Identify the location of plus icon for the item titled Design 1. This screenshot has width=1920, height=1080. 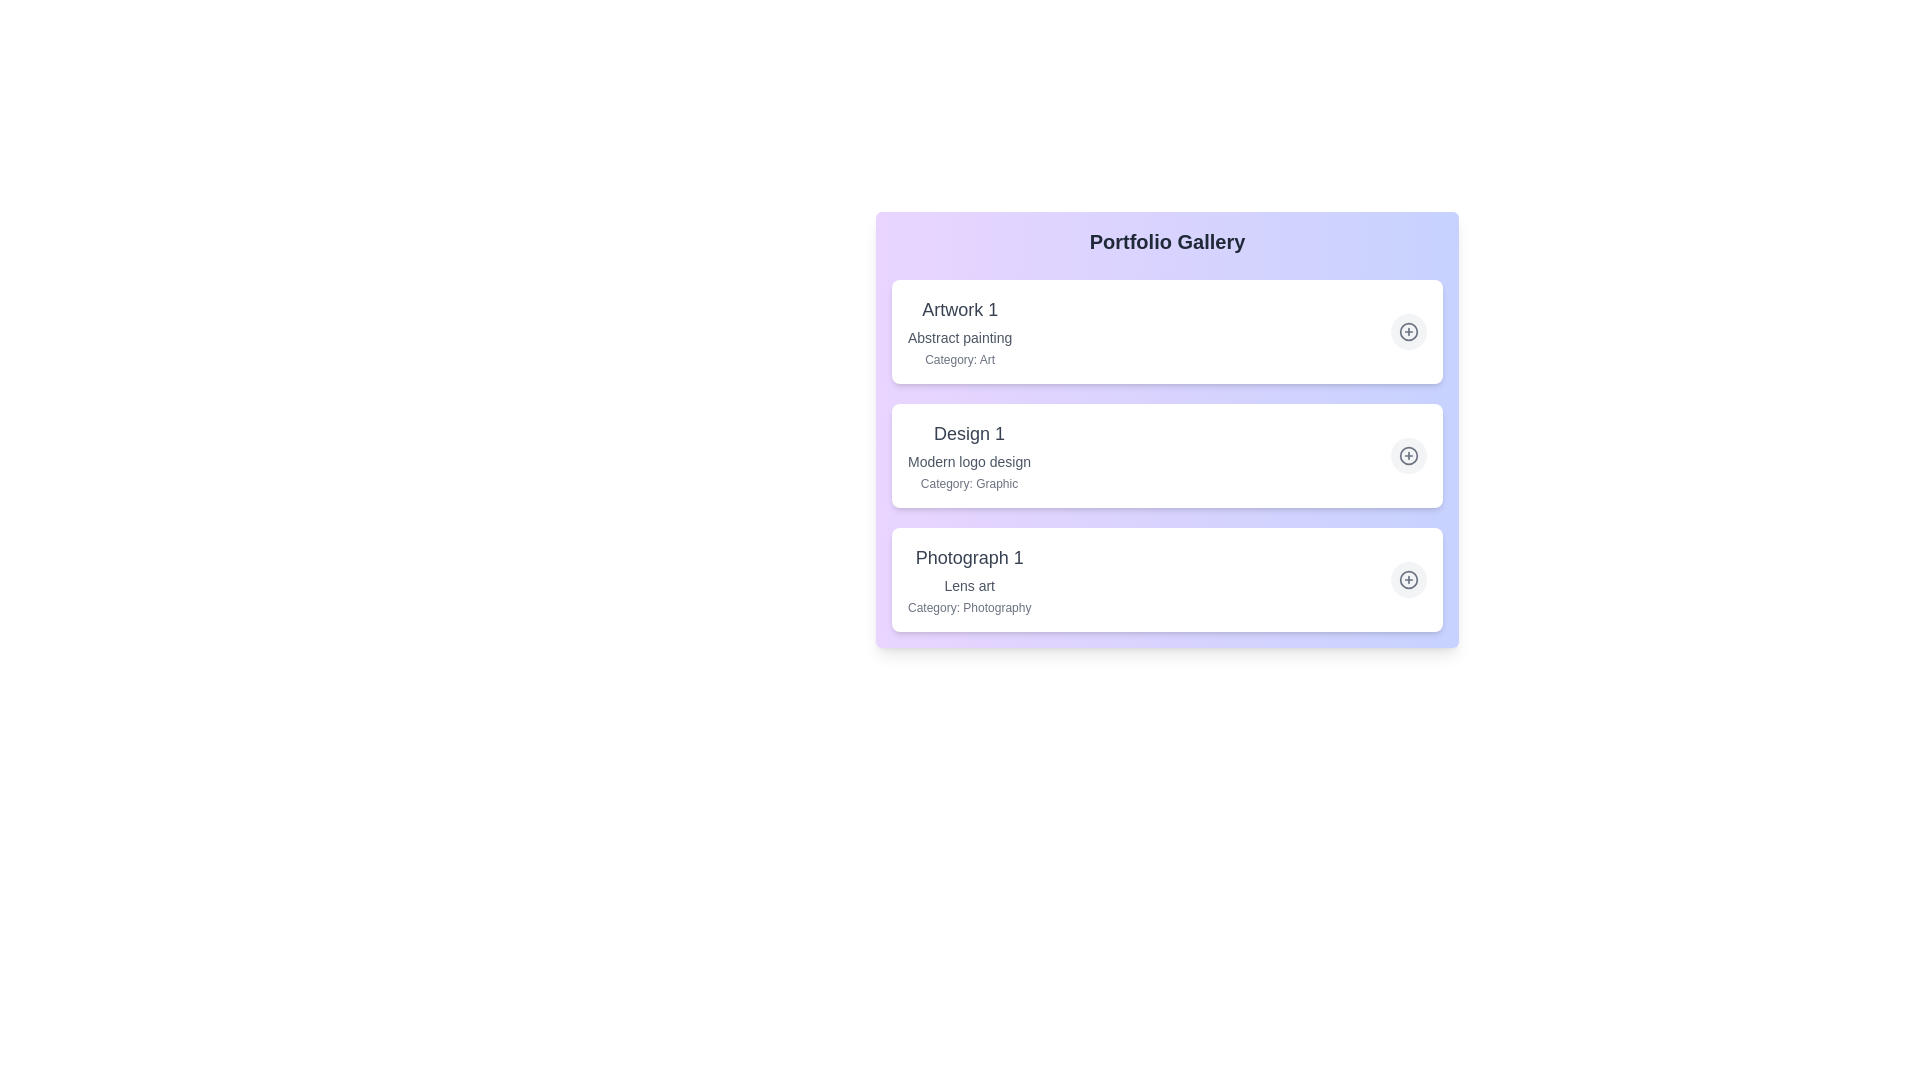
(1408, 455).